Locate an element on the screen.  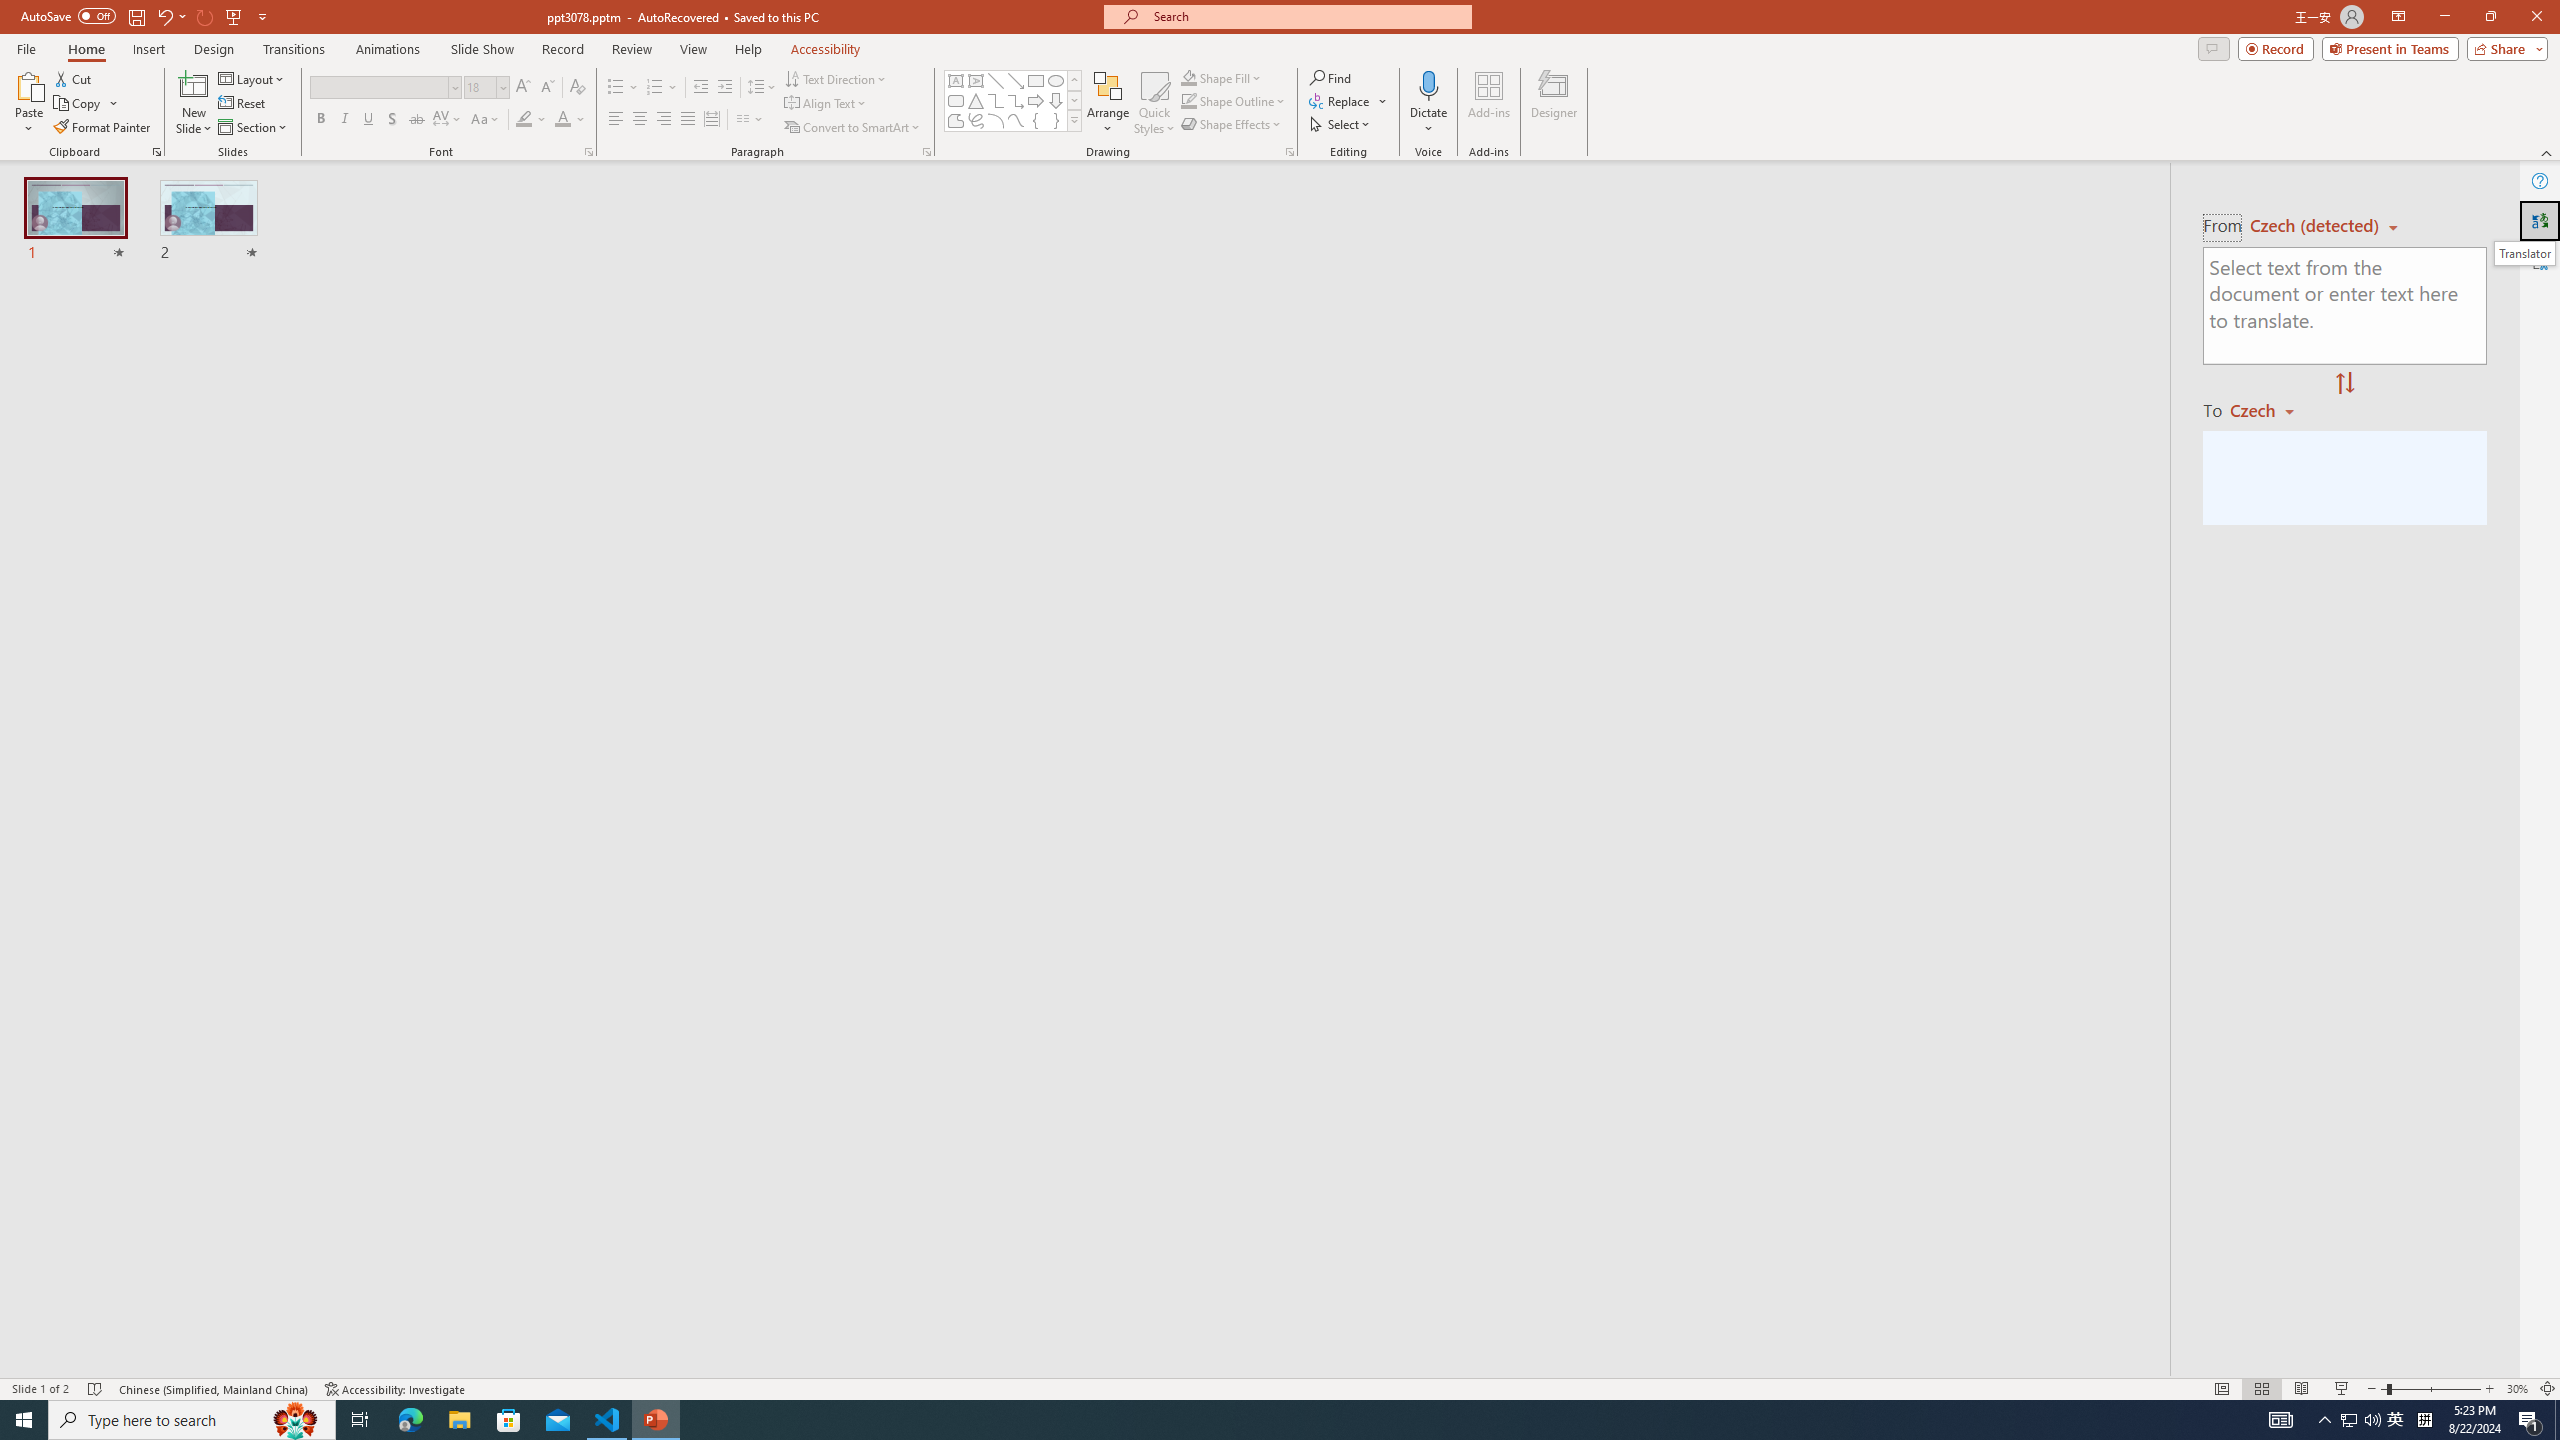
'Arrow: Right' is located at coordinates (1035, 99).